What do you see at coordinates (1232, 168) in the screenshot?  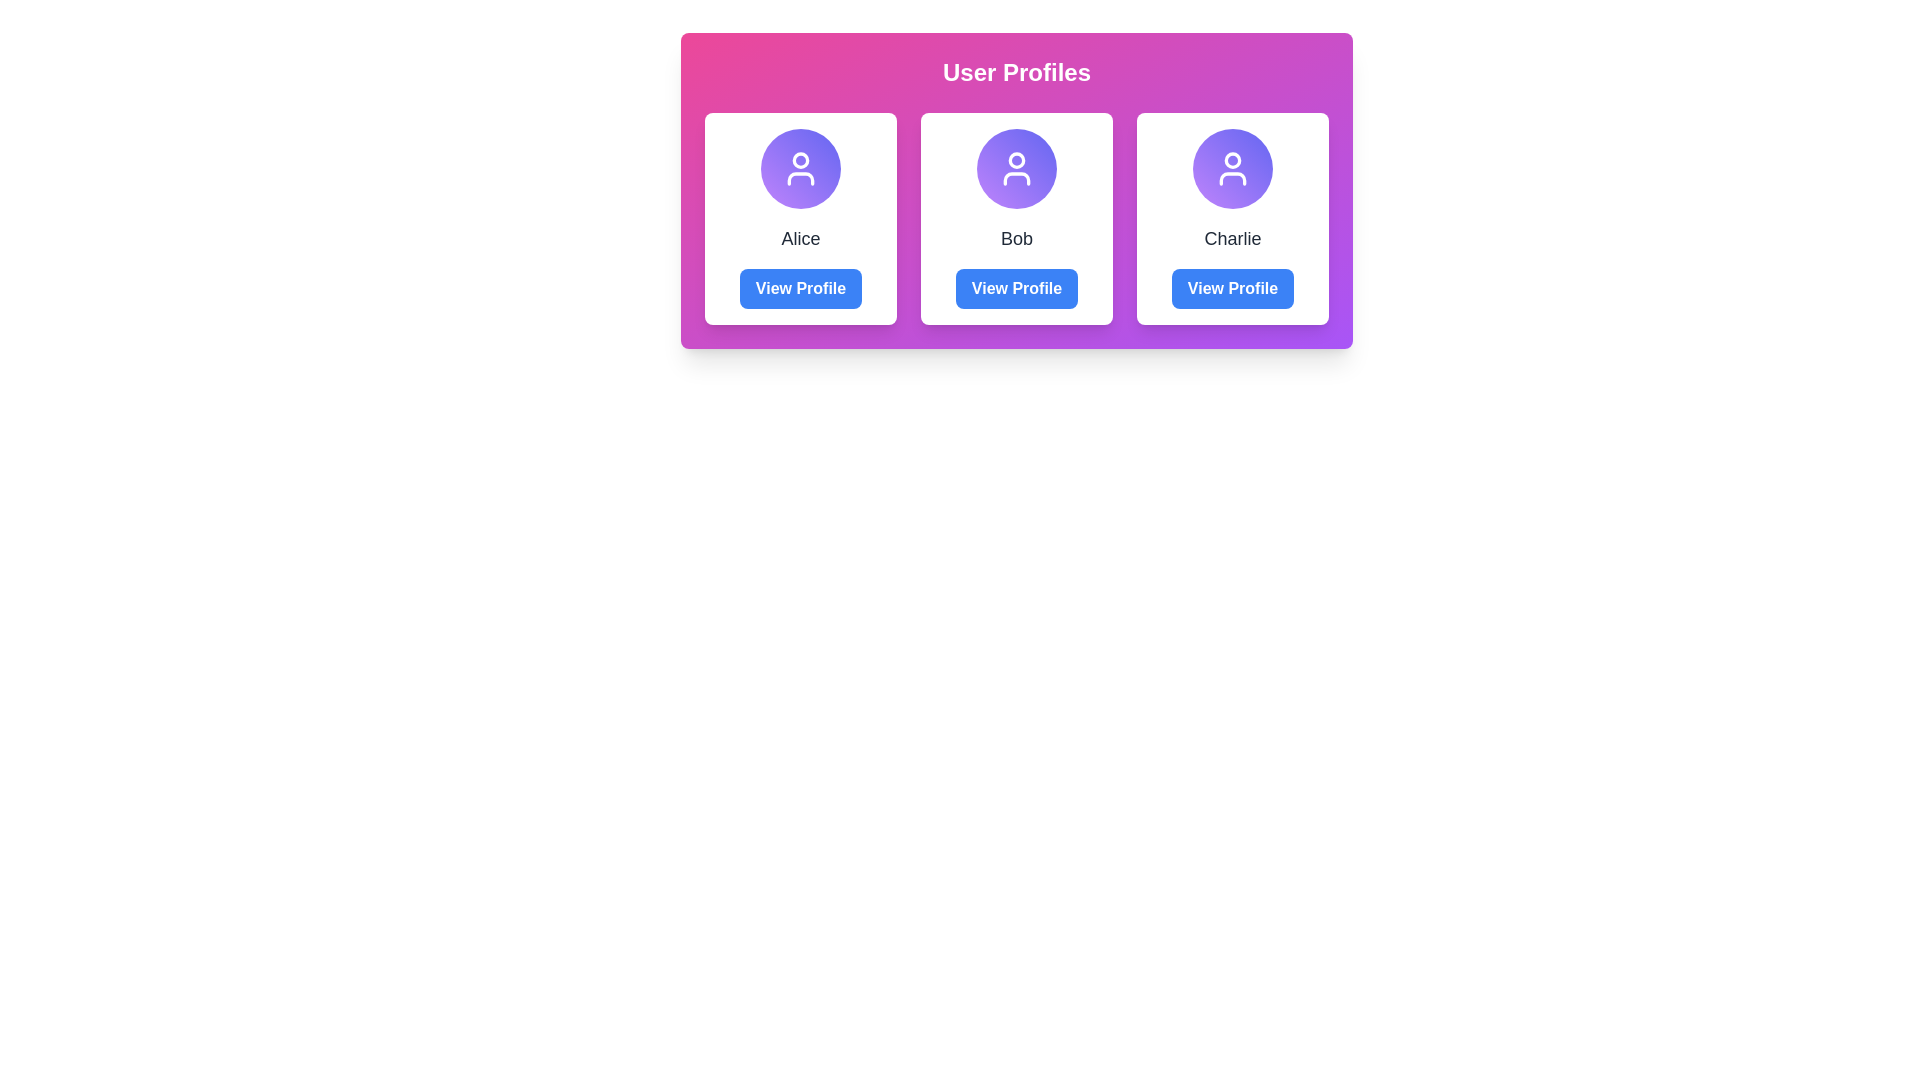 I see `the user profile SVG icon, which is a circular head with shoulders in white, located in the third card under 'User Profiles.'` at bounding box center [1232, 168].